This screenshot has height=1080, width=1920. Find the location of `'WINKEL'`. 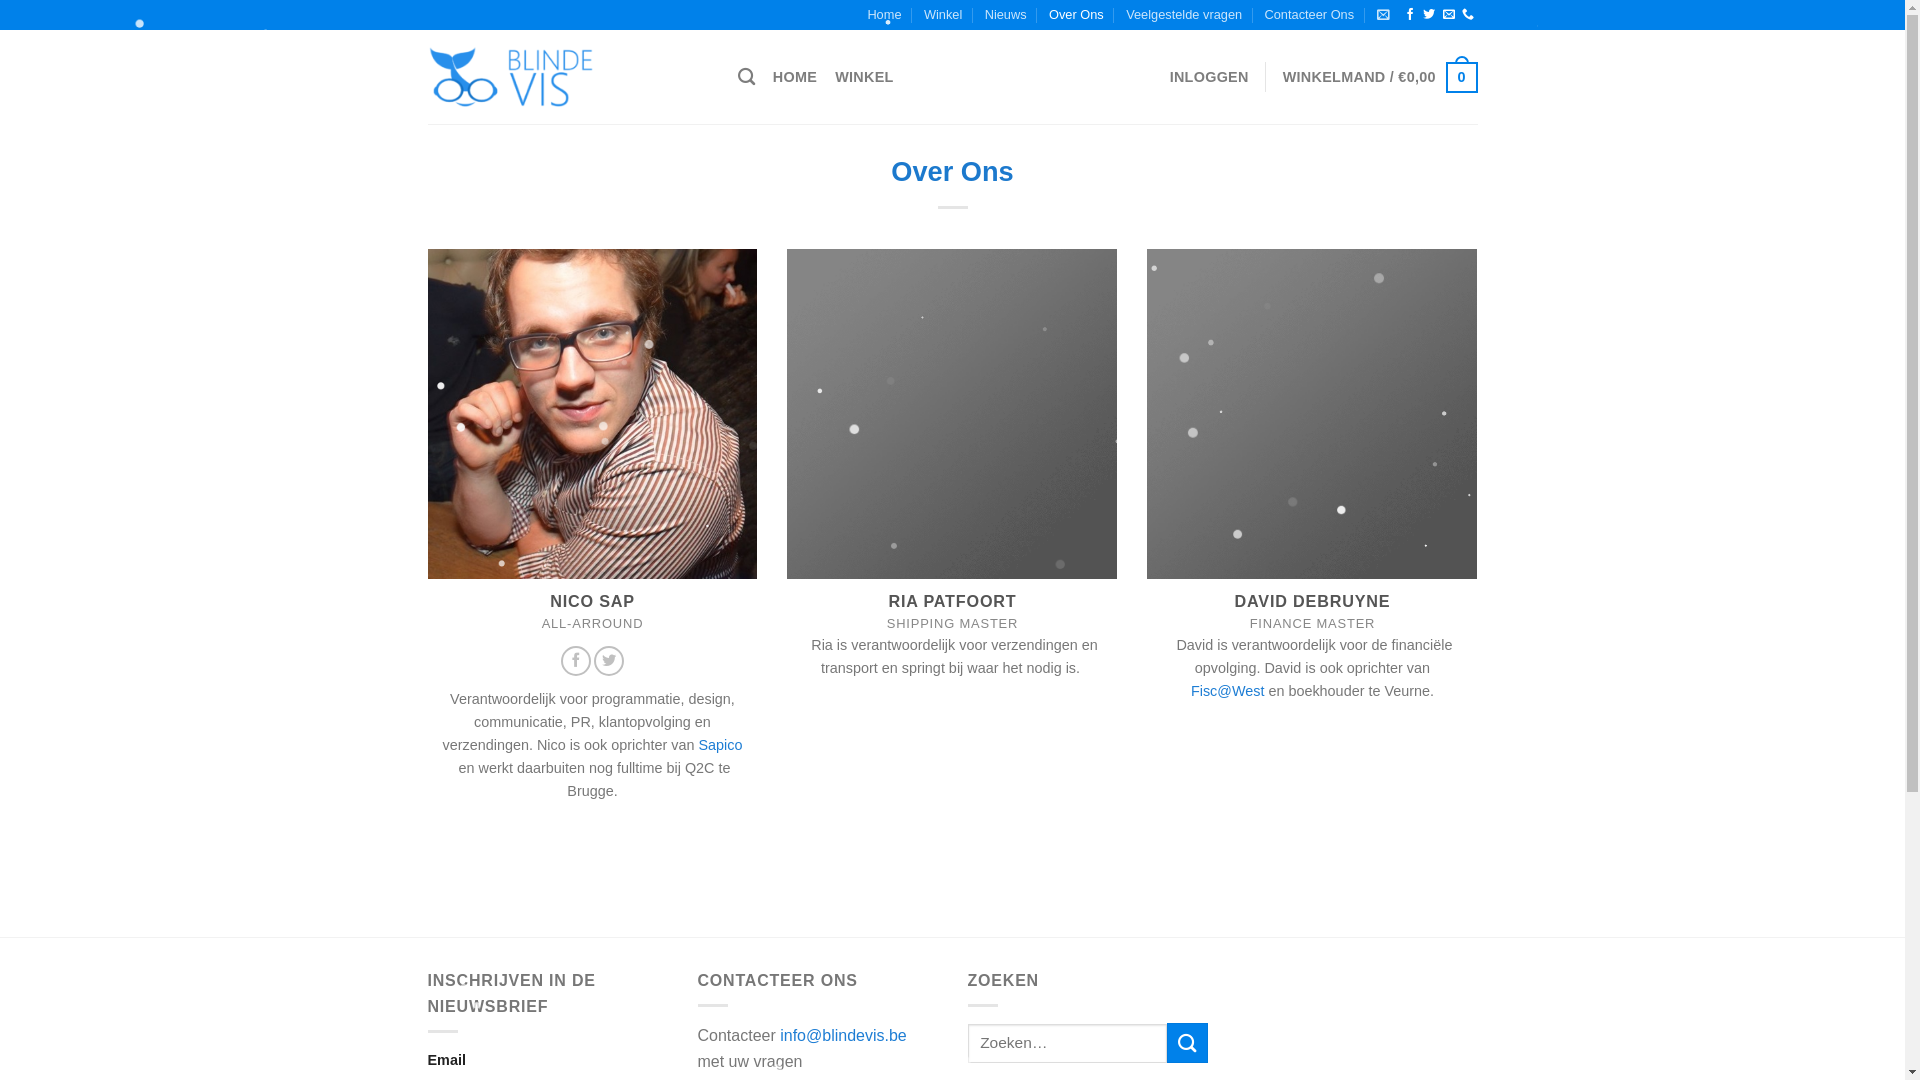

'WINKEL' is located at coordinates (835, 76).